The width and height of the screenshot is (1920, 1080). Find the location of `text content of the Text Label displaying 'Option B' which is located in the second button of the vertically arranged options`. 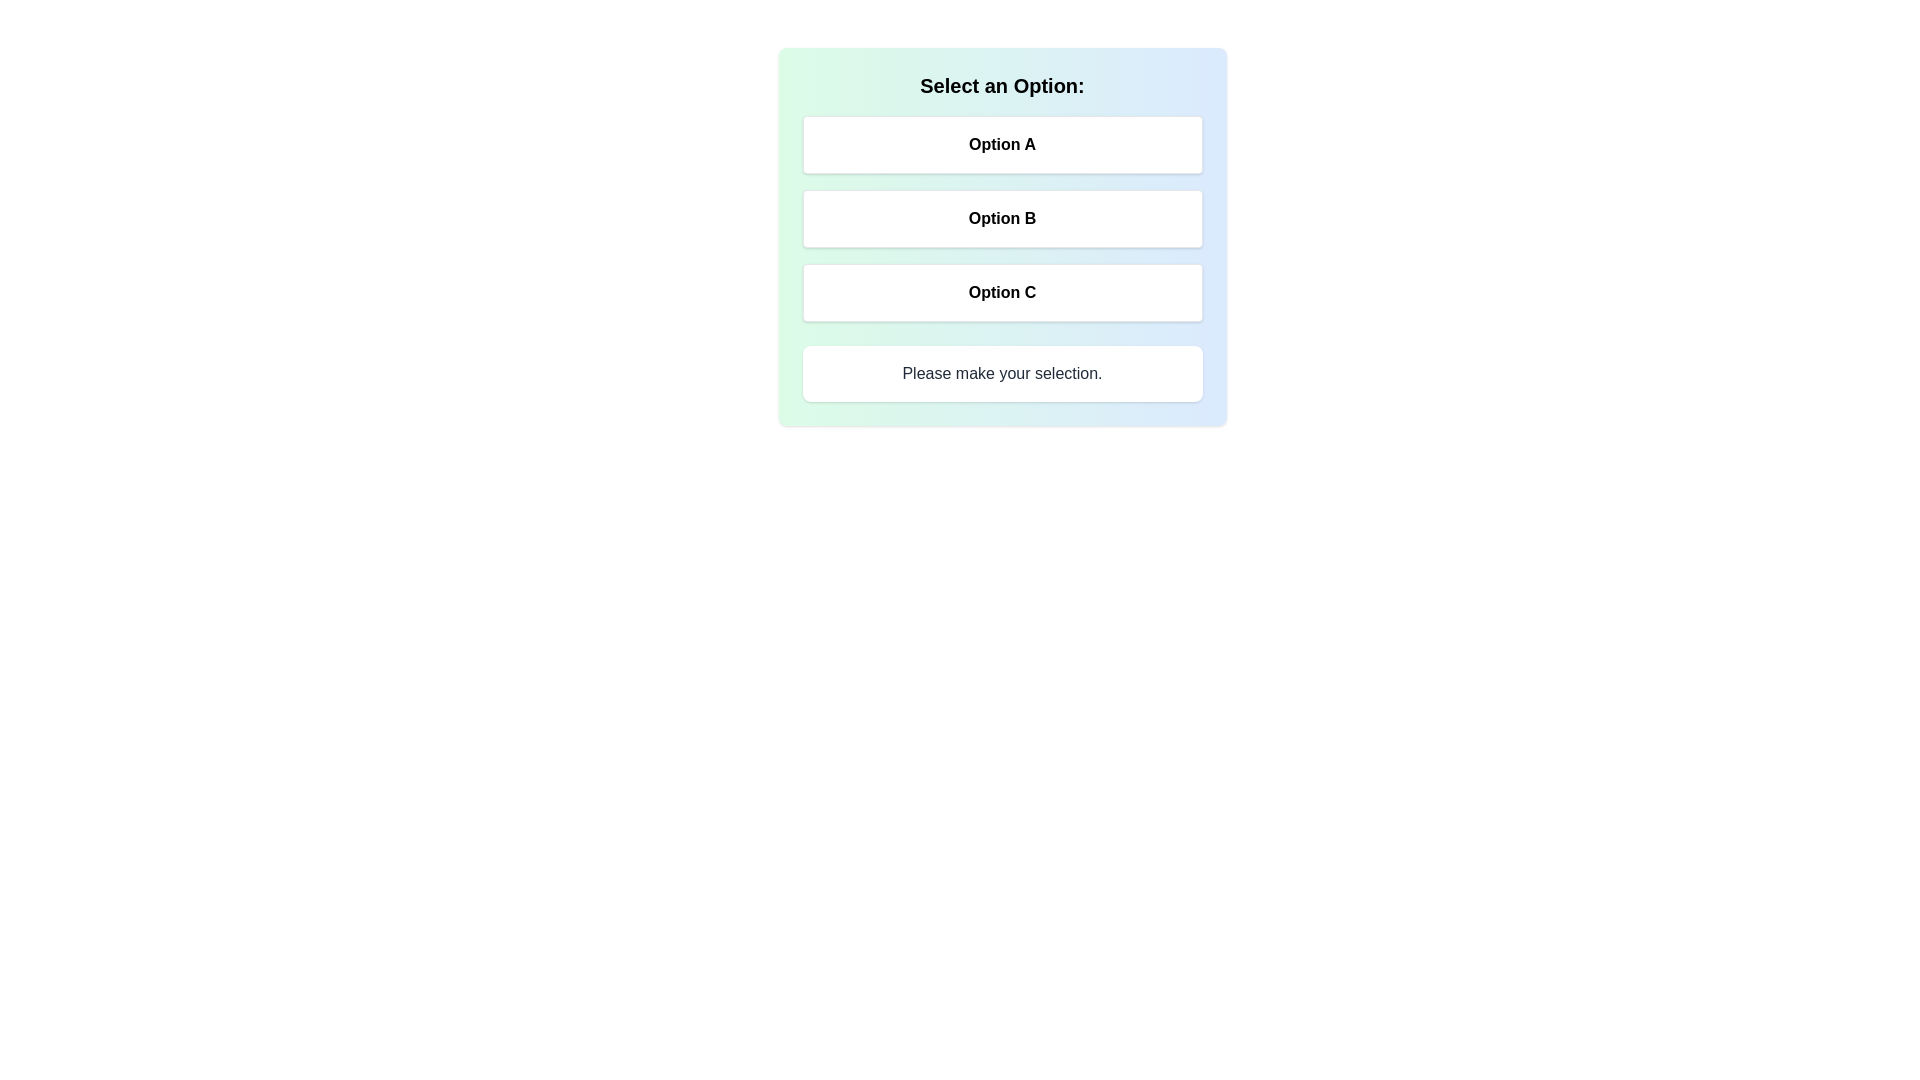

text content of the Text Label displaying 'Option B' which is located in the second button of the vertically arranged options is located at coordinates (1002, 219).